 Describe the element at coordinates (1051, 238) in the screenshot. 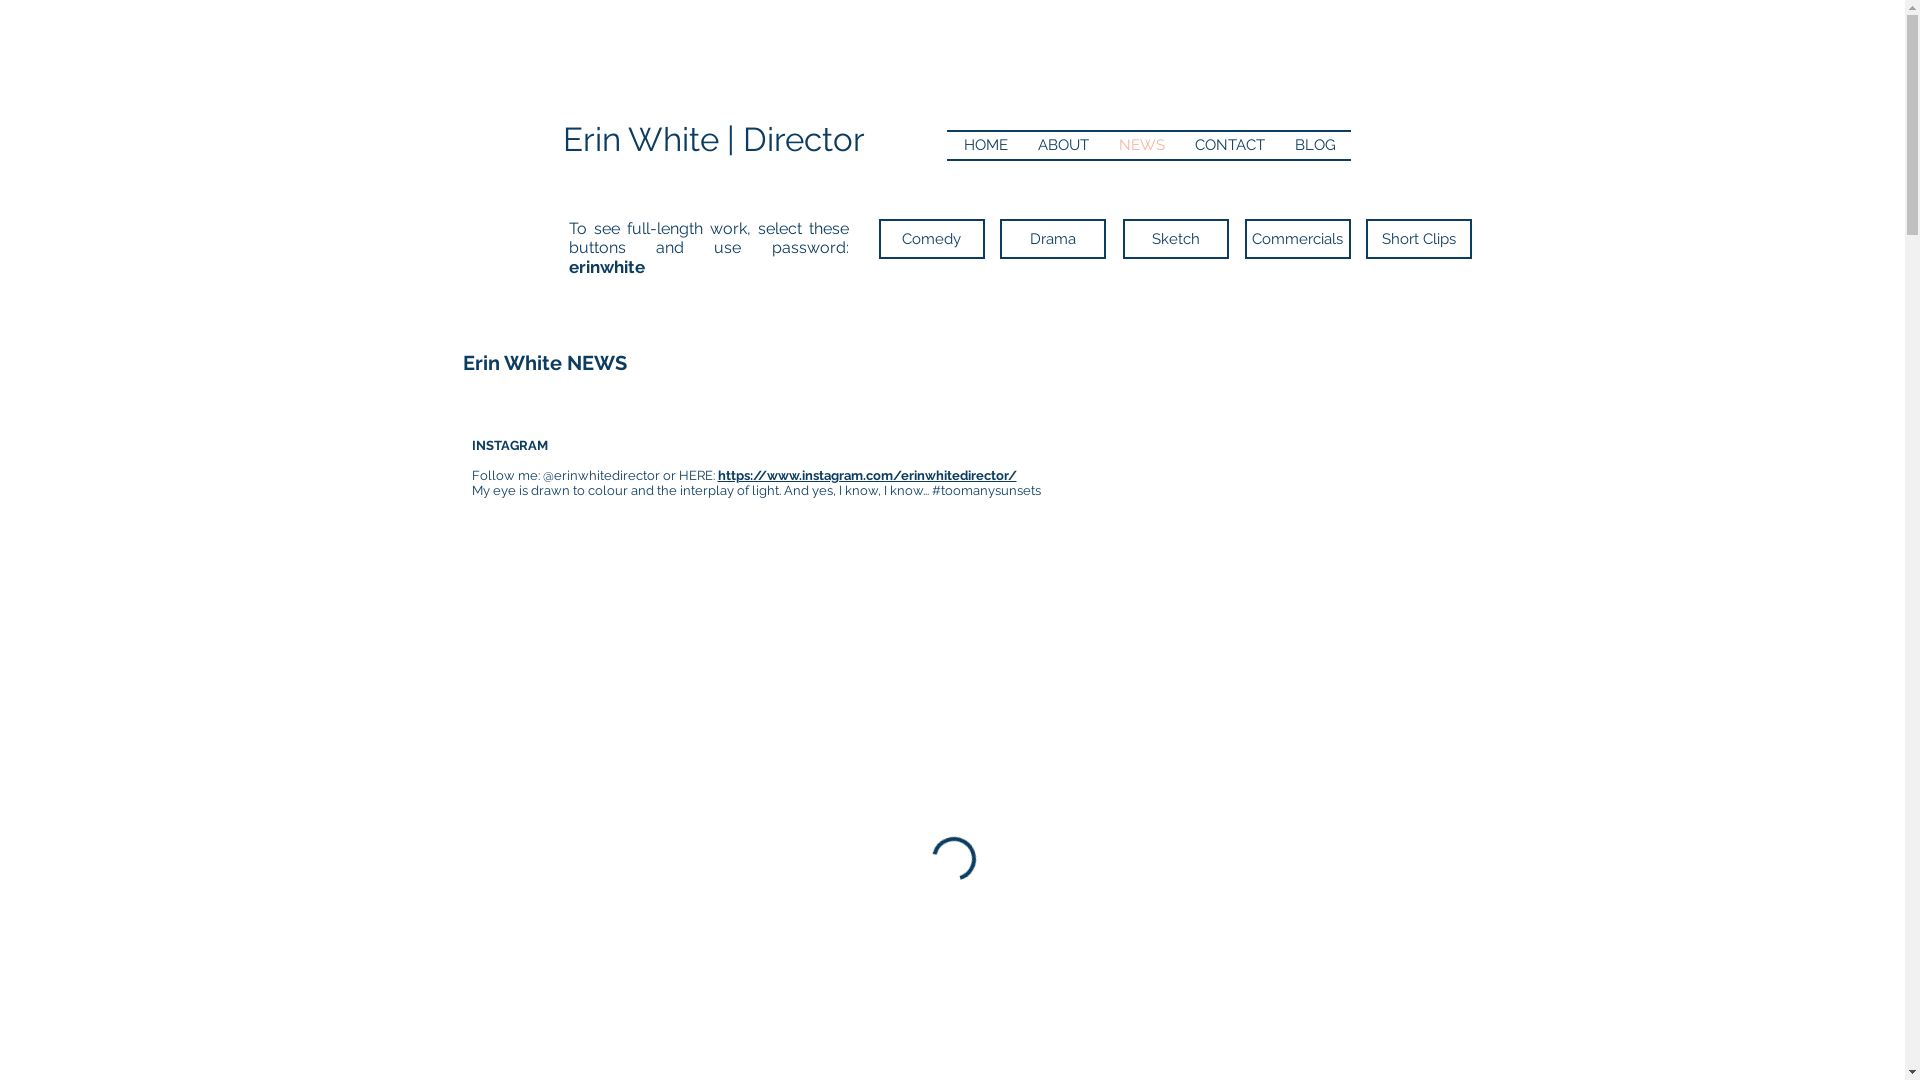

I see `'Drama'` at that location.